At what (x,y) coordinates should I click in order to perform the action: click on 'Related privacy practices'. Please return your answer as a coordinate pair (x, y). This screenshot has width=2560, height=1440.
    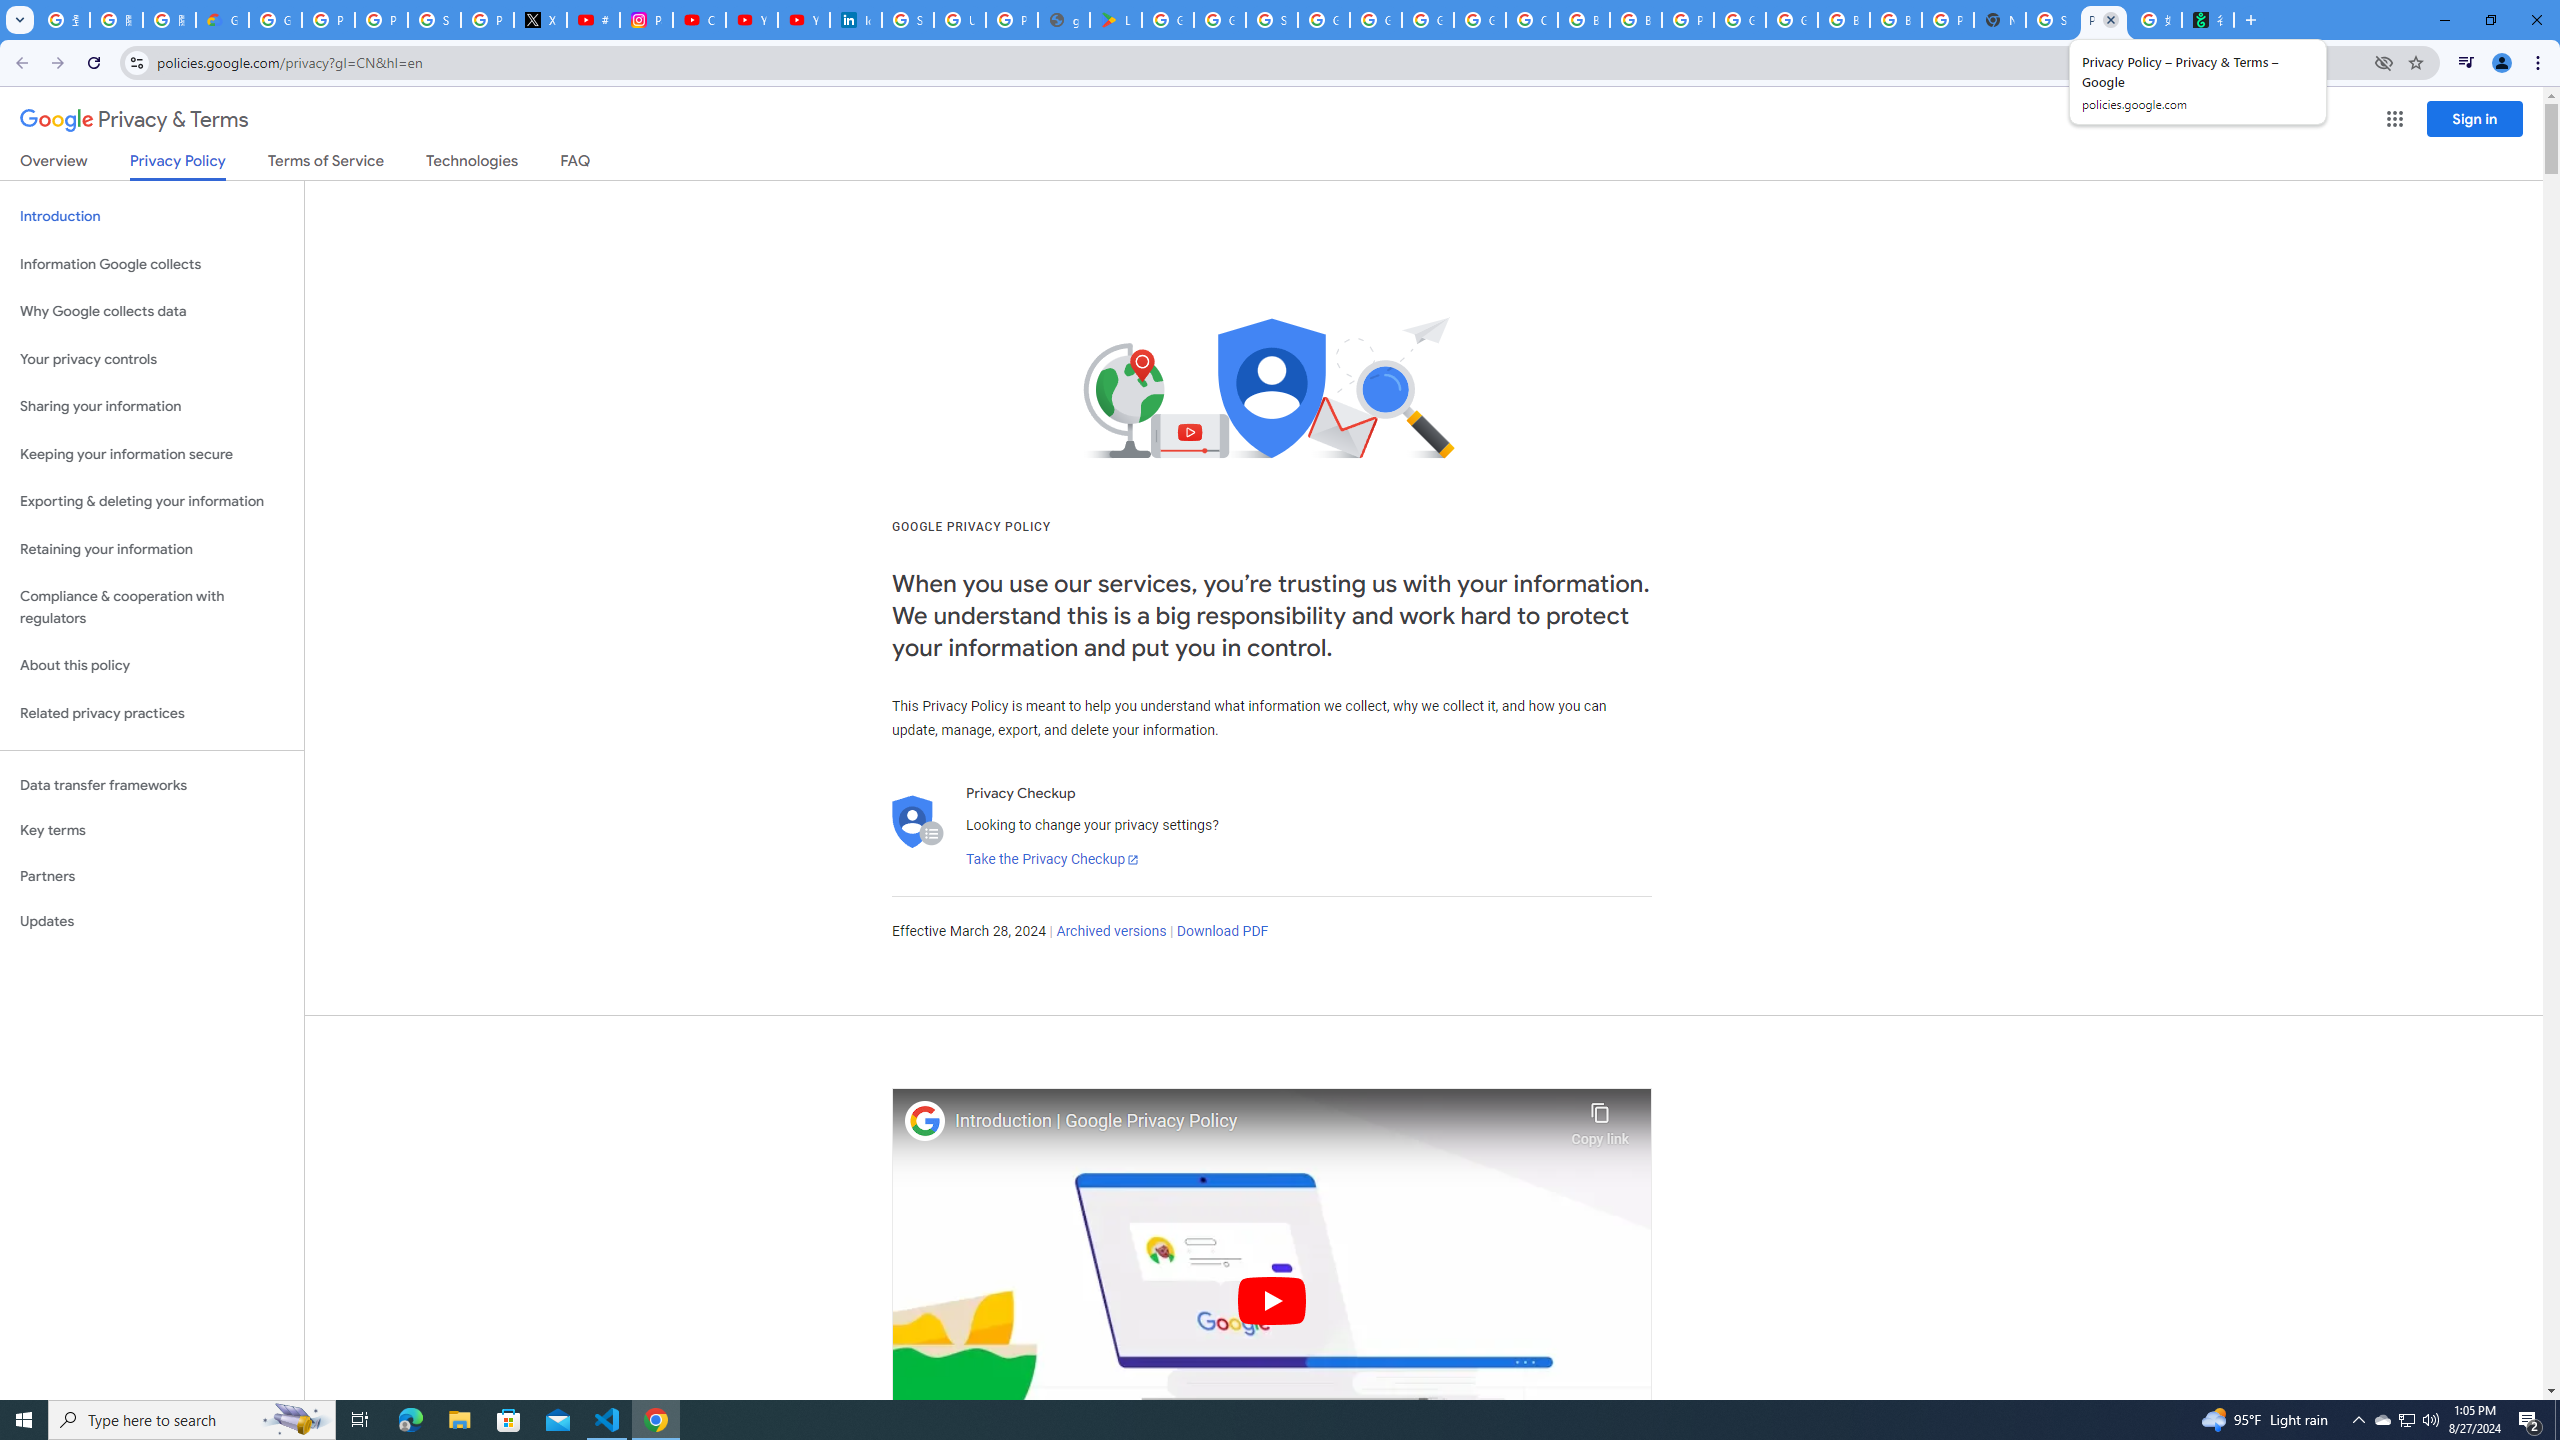
    Looking at the image, I should click on (151, 712).